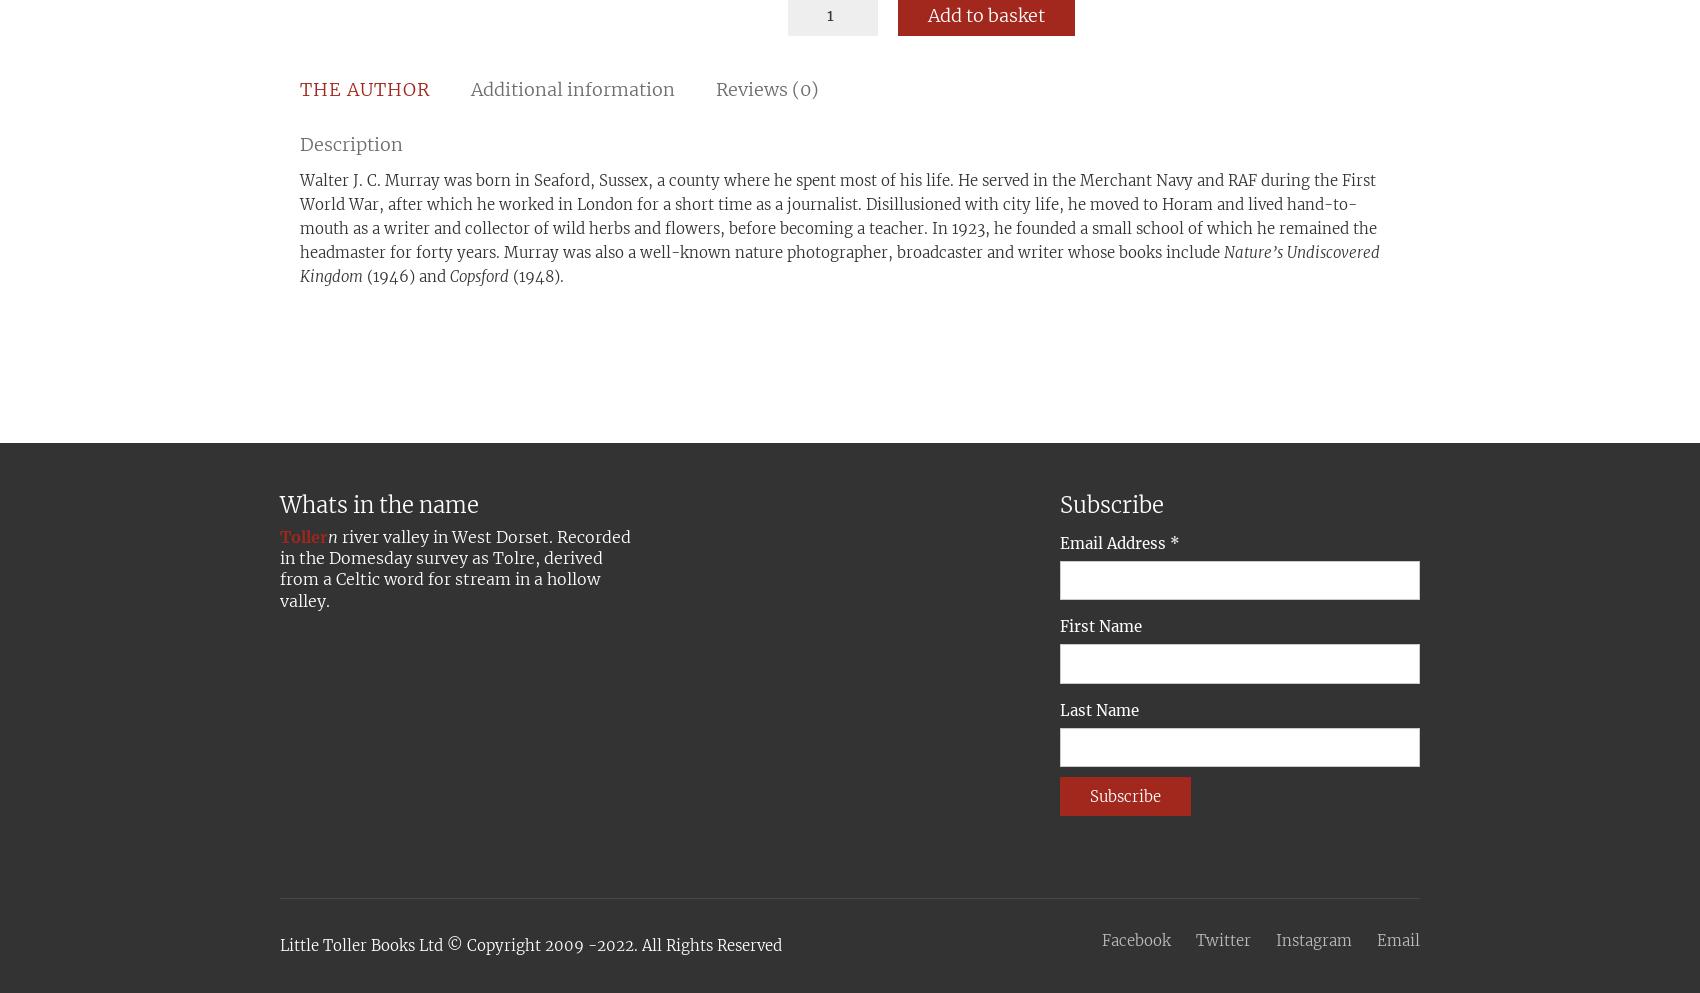 This screenshot has width=1700, height=993. I want to click on 'river valley in West Dorset. Recorded in the Domesday survey as Tolre, derived from a Celtic word for stream in a hollow valley.', so click(279, 566).